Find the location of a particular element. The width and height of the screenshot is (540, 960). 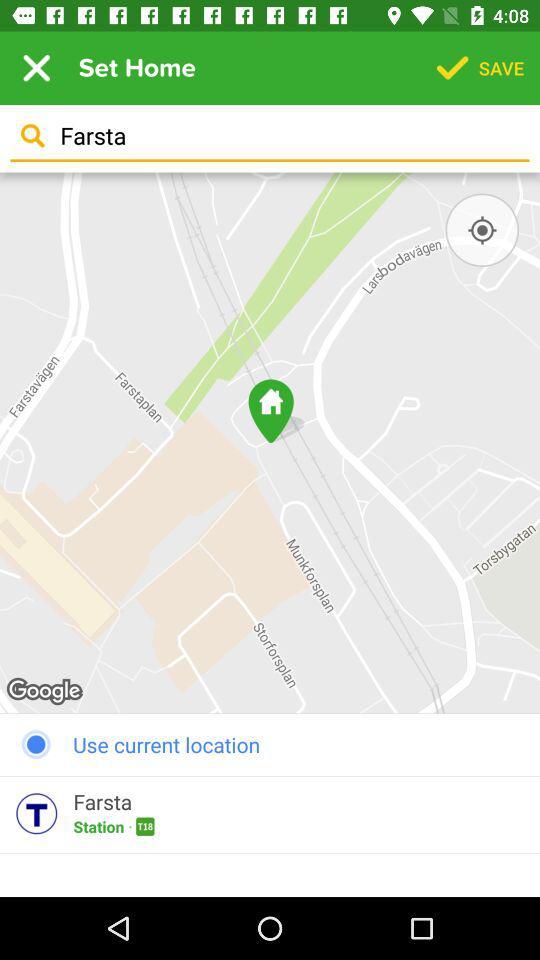

find location button is located at coordinates (481, 230).